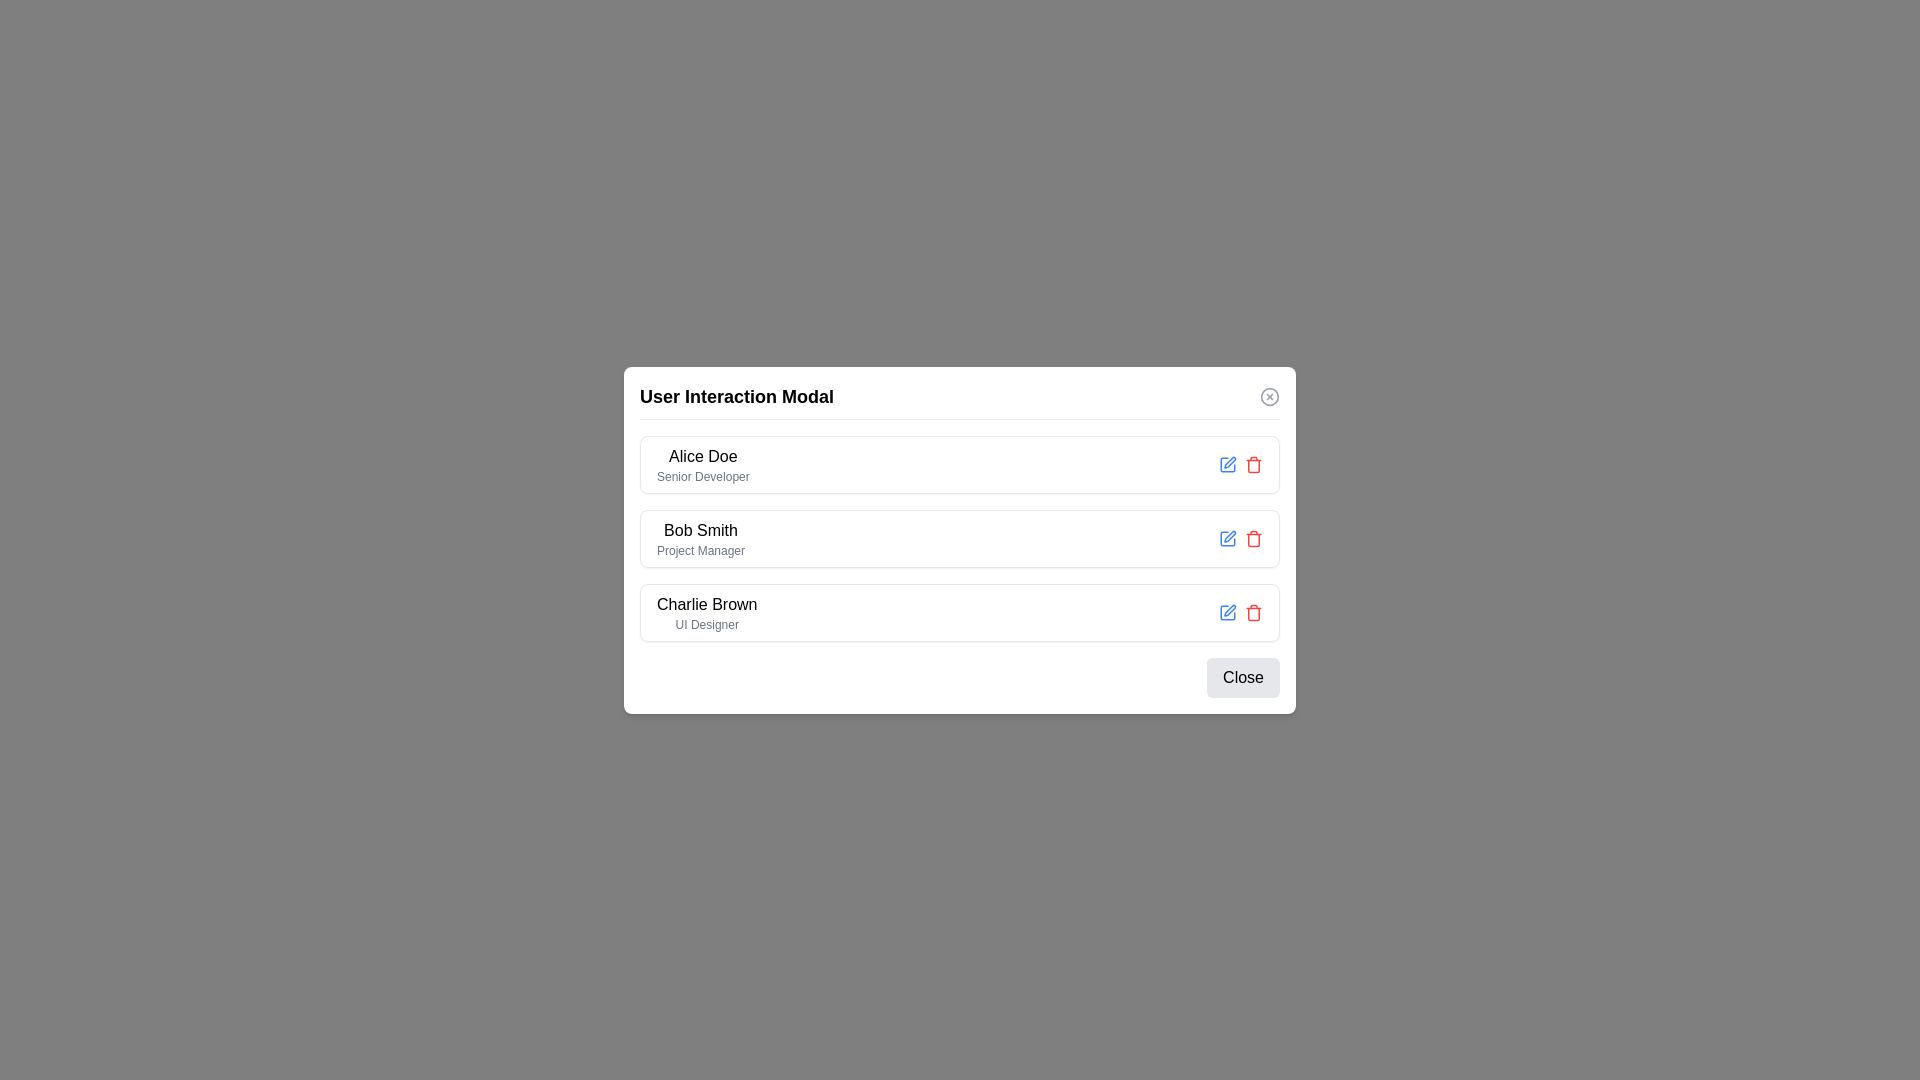  I want to click on the Text label block displaying 'Bob Smith' with the subtitle 'Project Manager', located in the profile entries list within the modal dialog, so click(700, 537).